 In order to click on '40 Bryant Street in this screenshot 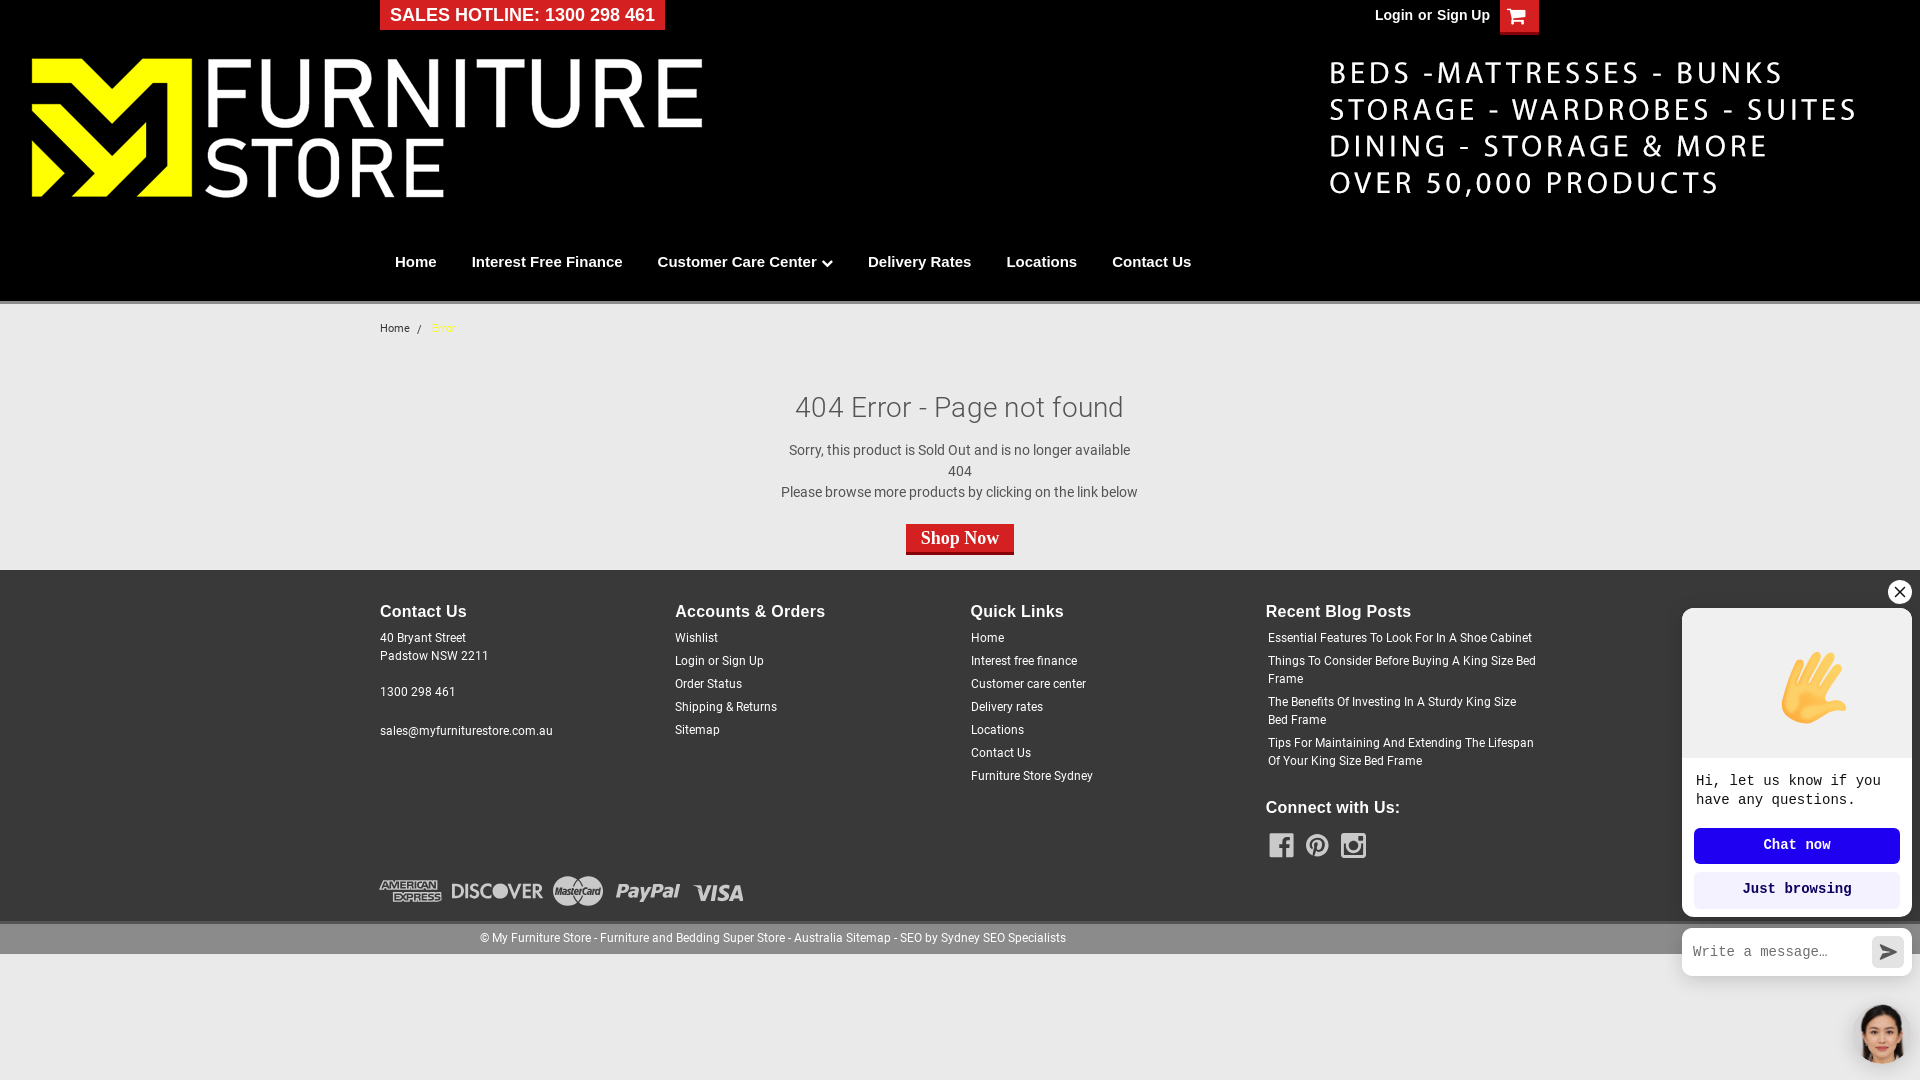, I will do `click(379, 647)`.